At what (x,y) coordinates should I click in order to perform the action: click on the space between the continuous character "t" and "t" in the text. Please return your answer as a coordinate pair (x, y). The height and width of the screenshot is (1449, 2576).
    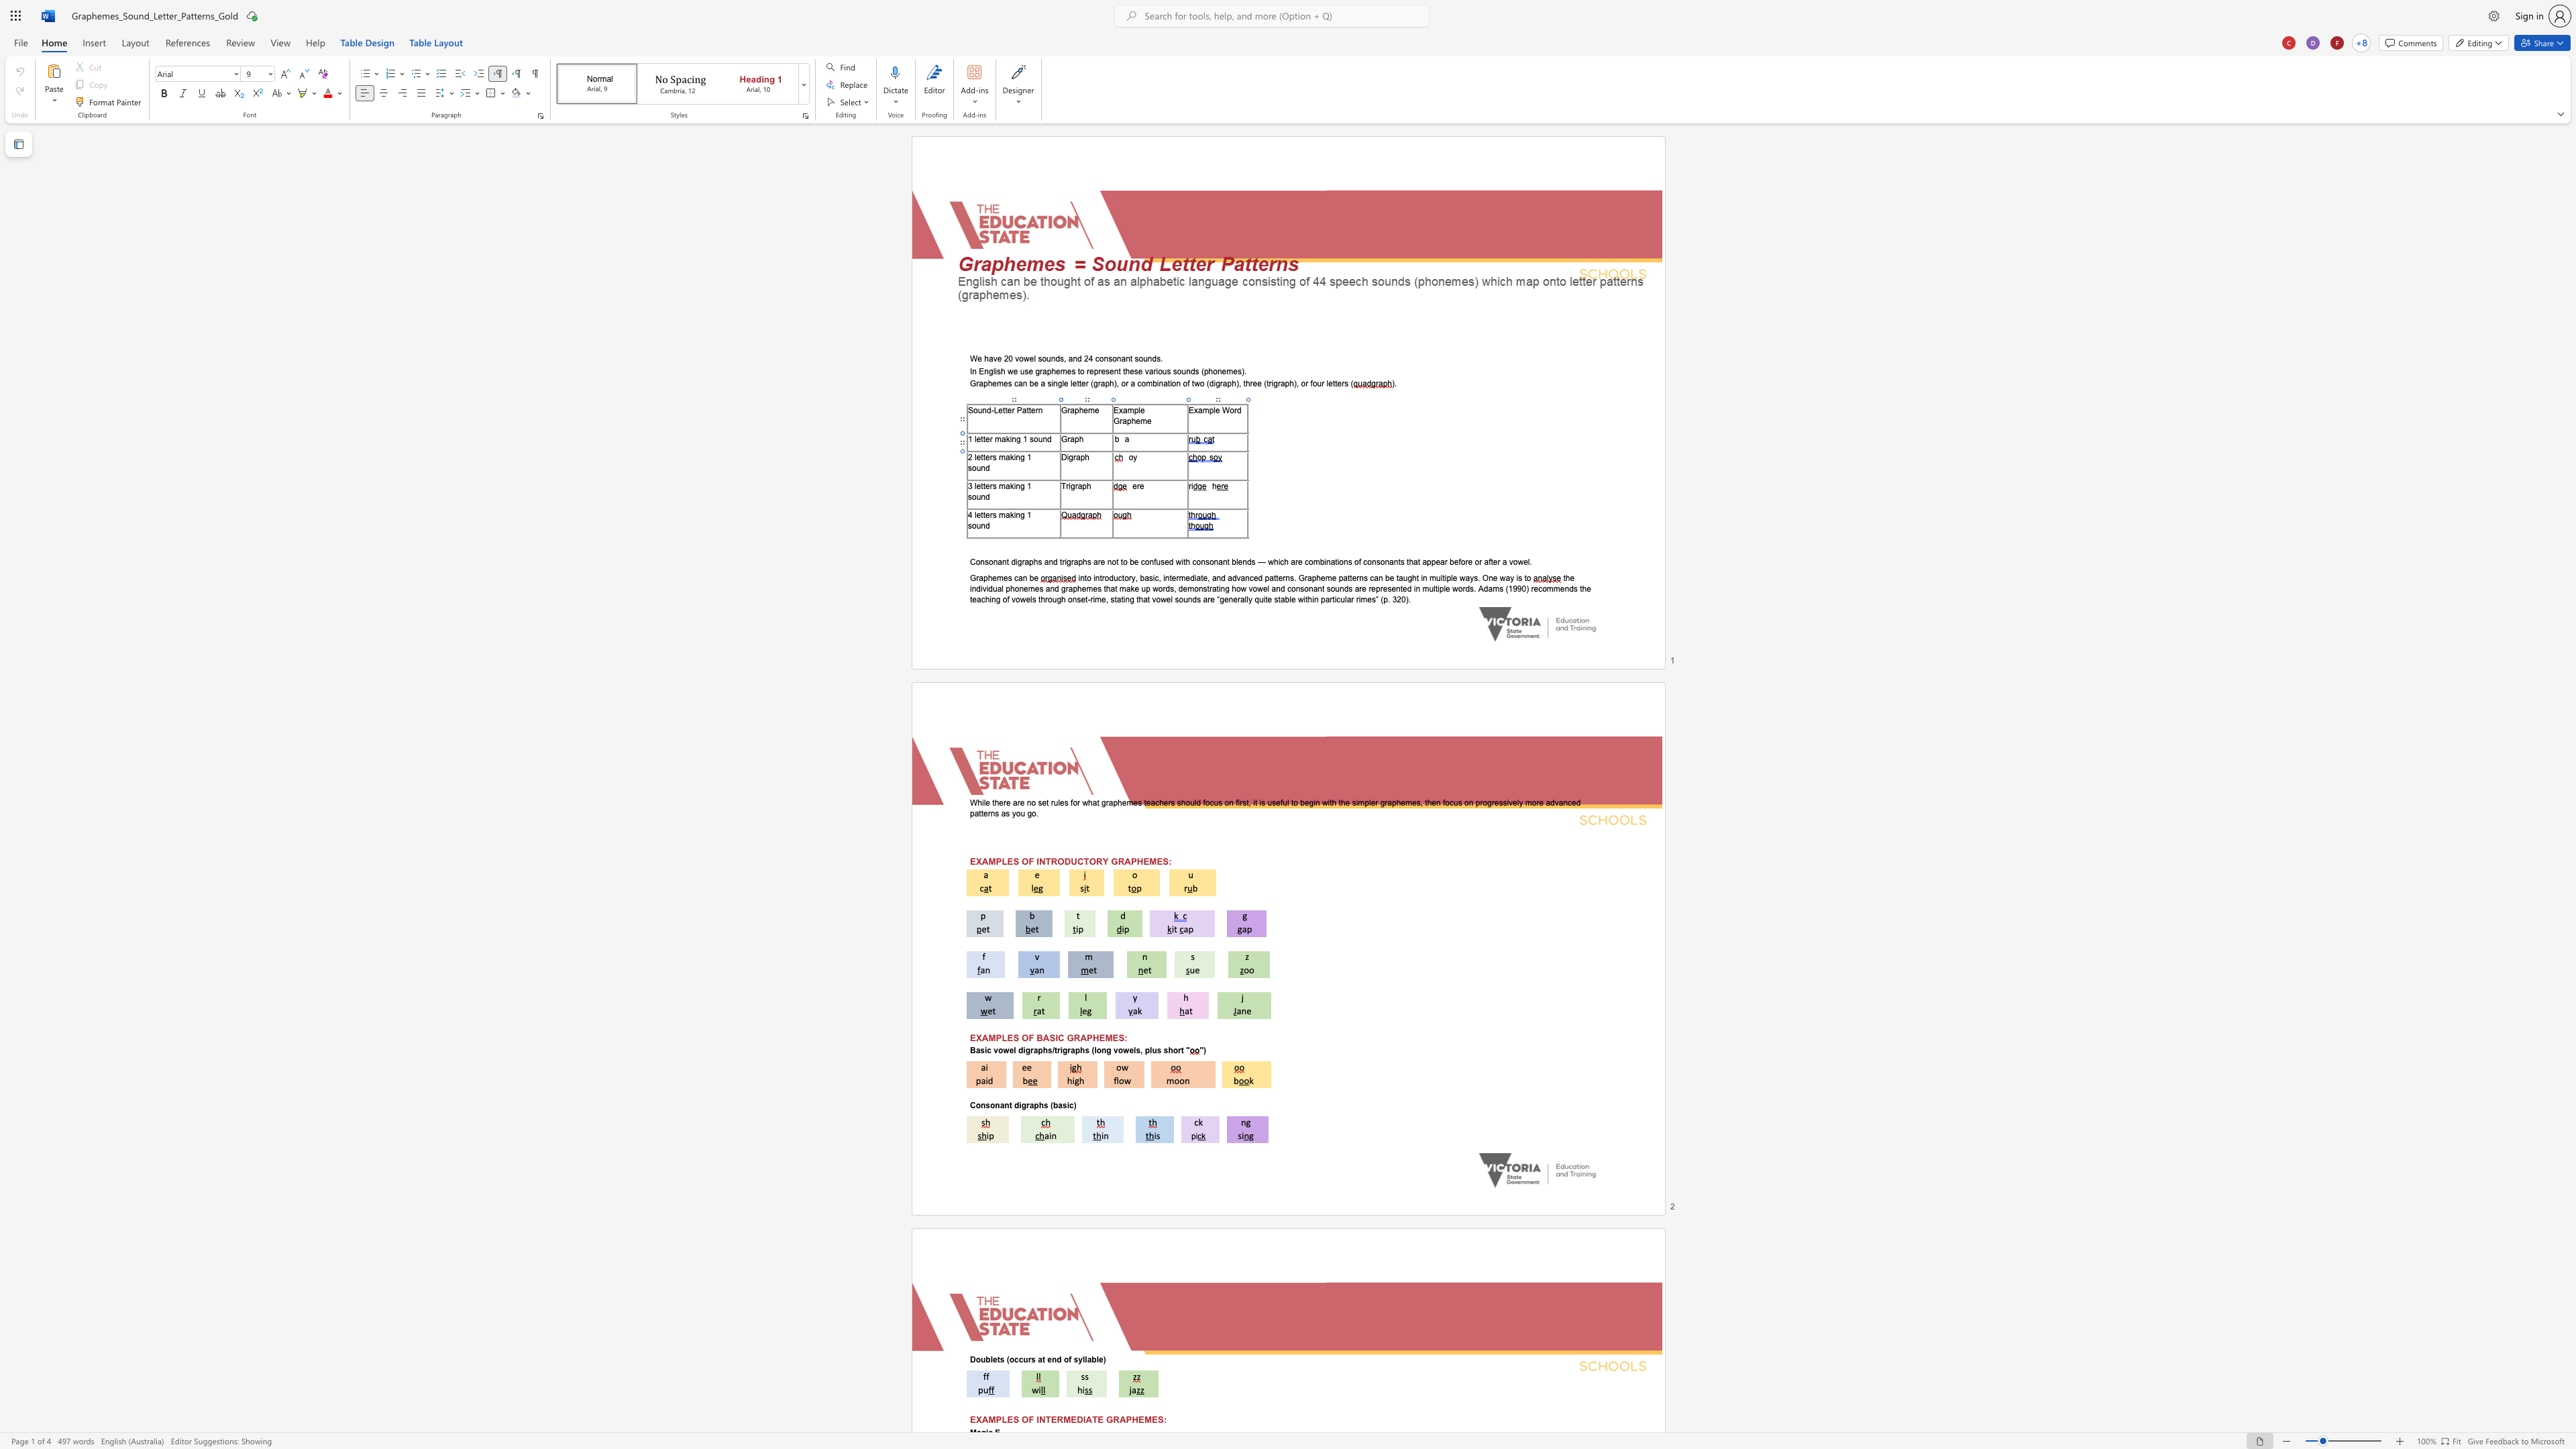
    Looking at the image, I should click on (983, 456).